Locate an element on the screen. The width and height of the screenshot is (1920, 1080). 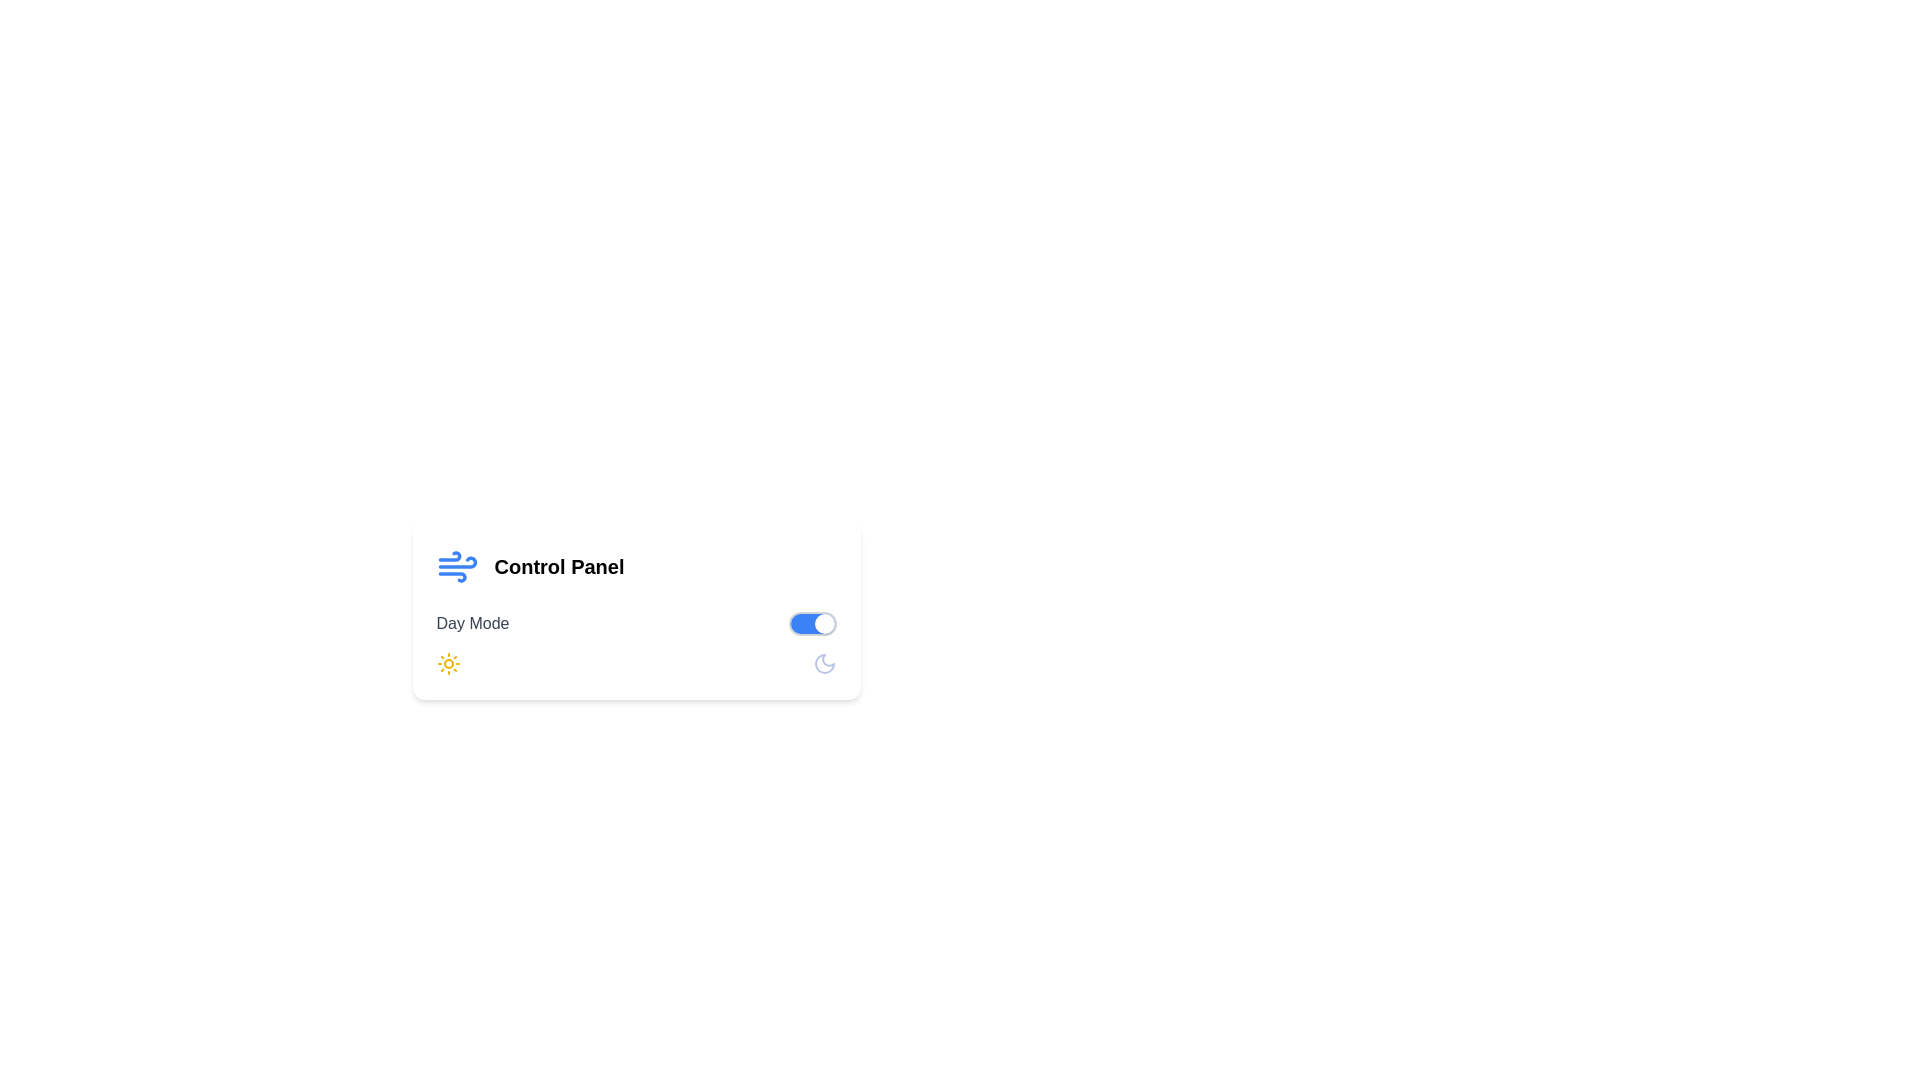
the wind lines icon located to the left of the 'Control Panel' text element by moving the cursor to its center point is located at coordinates (456, 567).